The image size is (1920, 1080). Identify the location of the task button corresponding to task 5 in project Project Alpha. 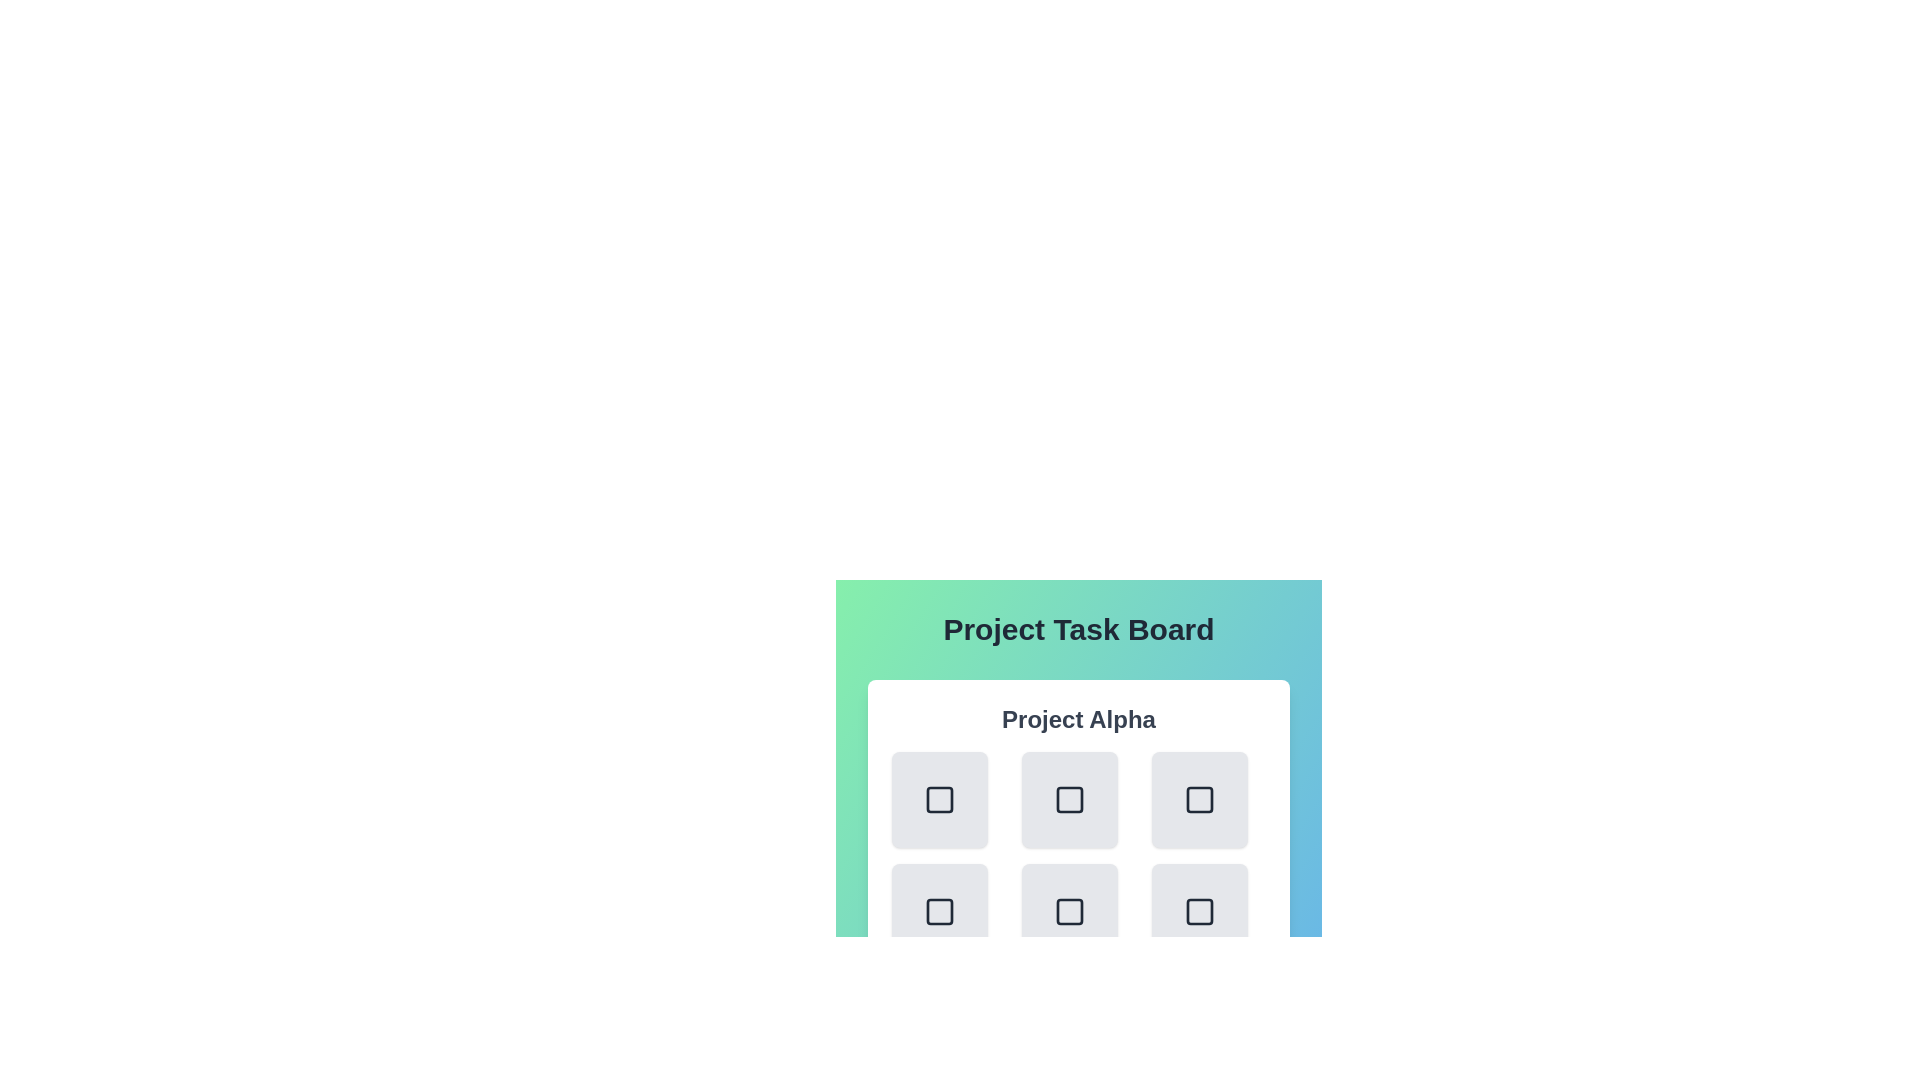
(1200, 911).